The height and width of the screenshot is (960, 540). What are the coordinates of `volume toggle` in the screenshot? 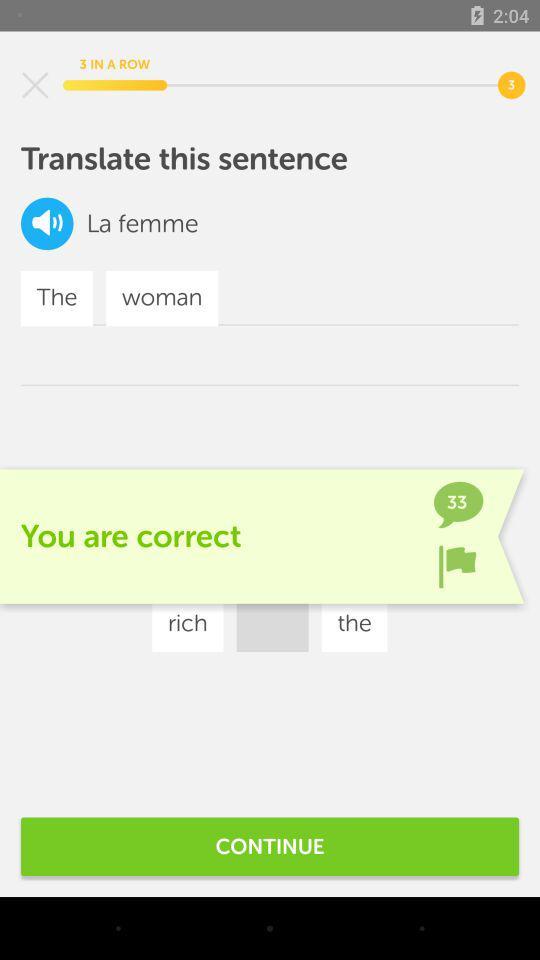 It's located at (47, 223).